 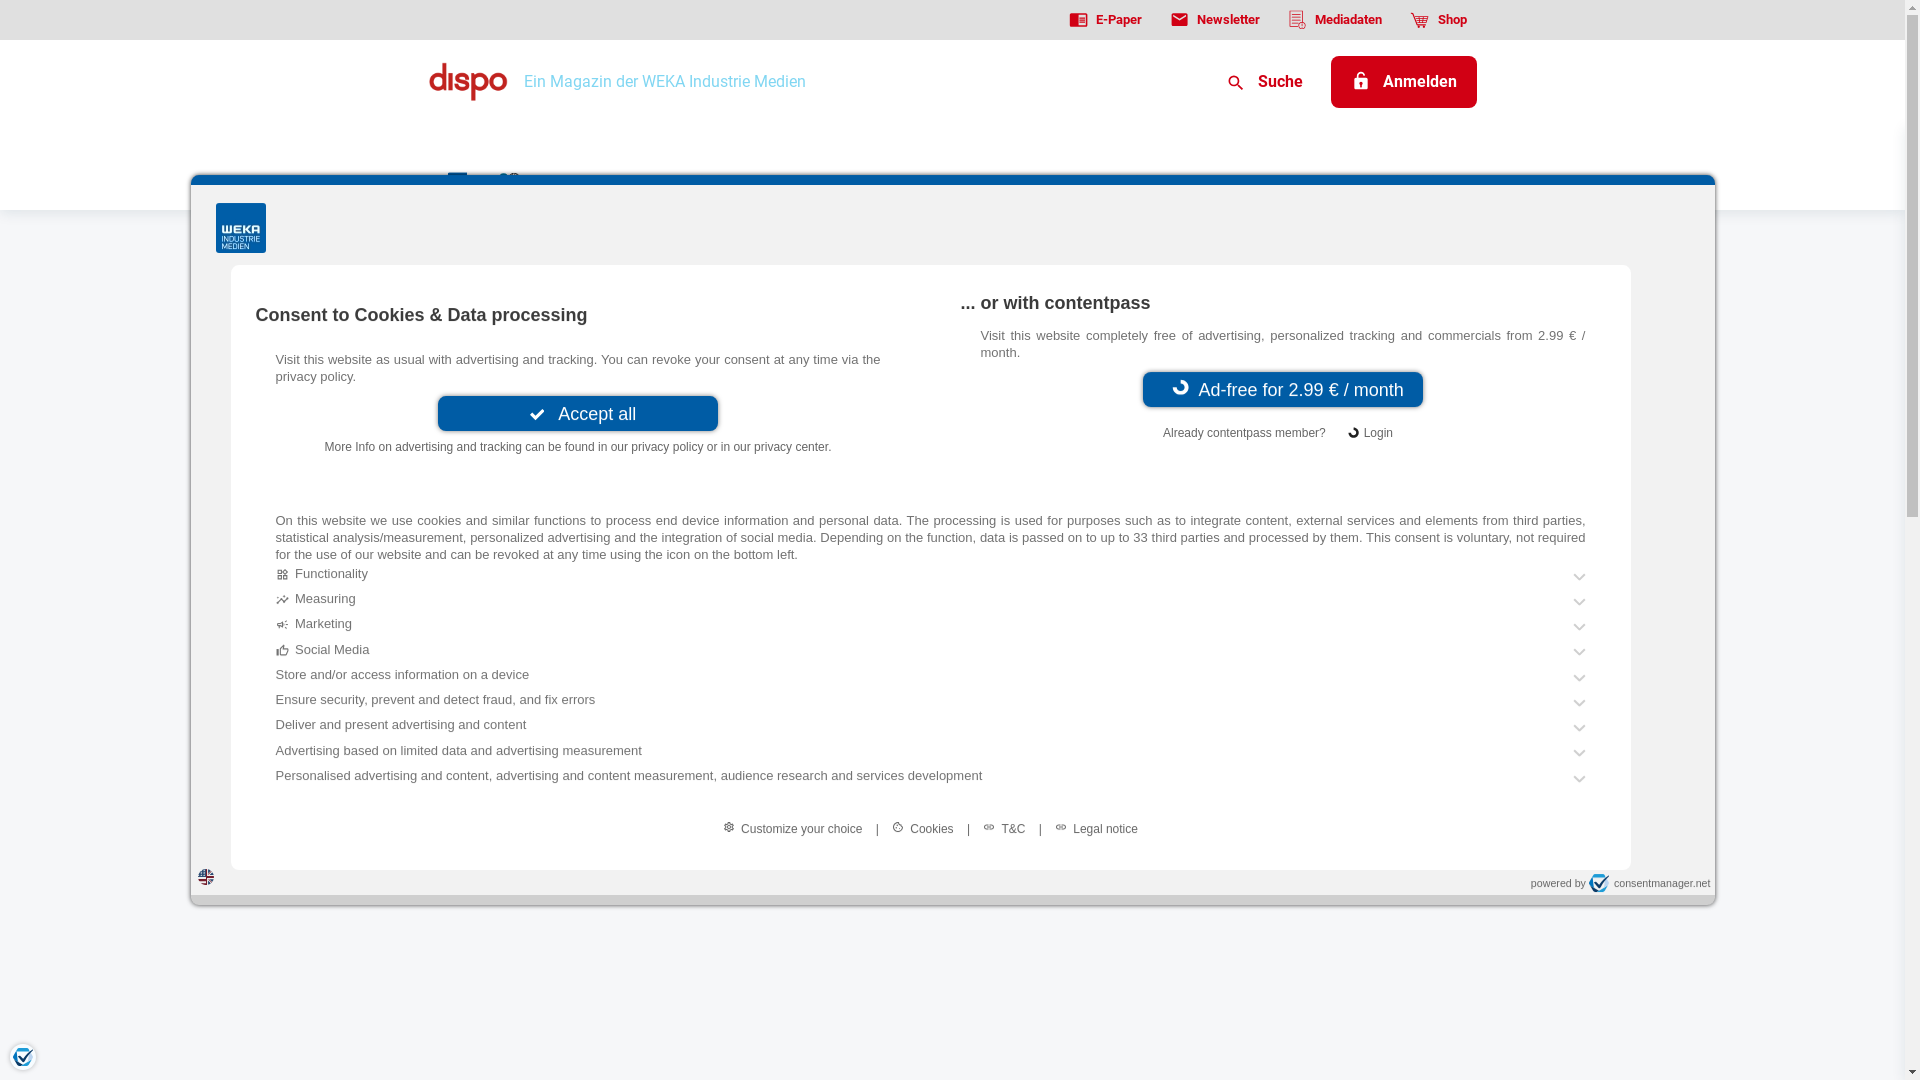 I want to click on 'E-Paper', so click(x=1104, y=19).